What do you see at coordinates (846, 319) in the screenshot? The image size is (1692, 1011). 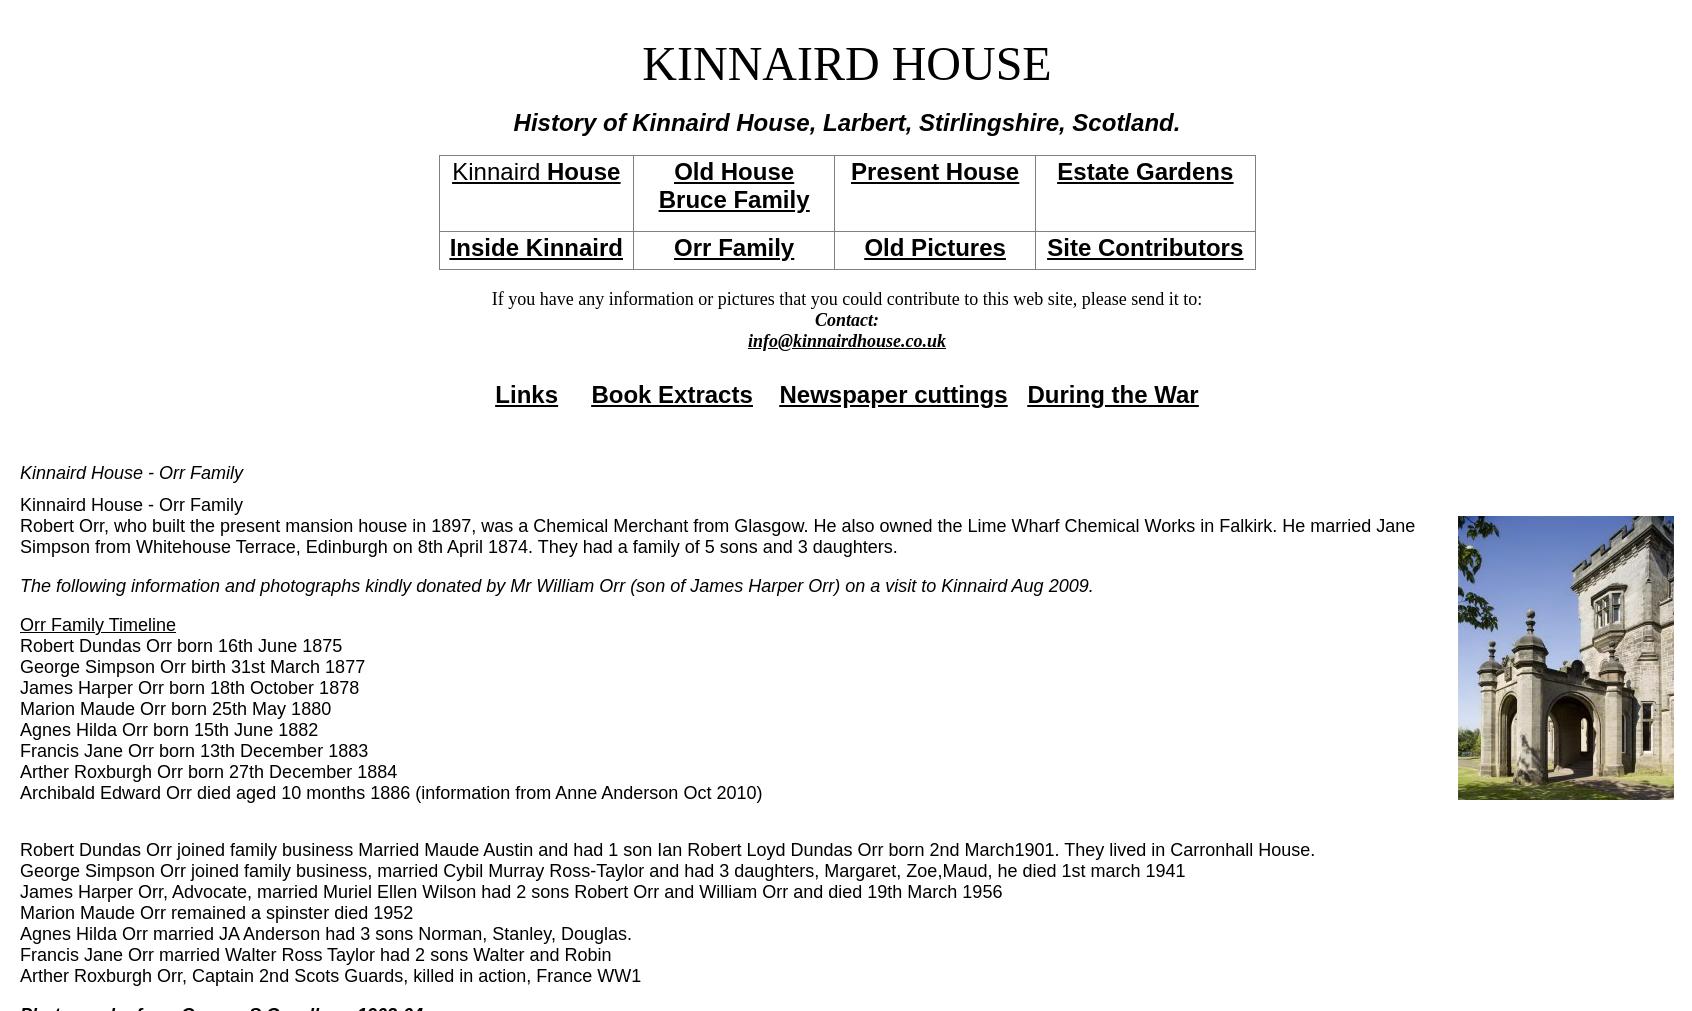 I see `'Contact:'` at bounding box center [846, 319].